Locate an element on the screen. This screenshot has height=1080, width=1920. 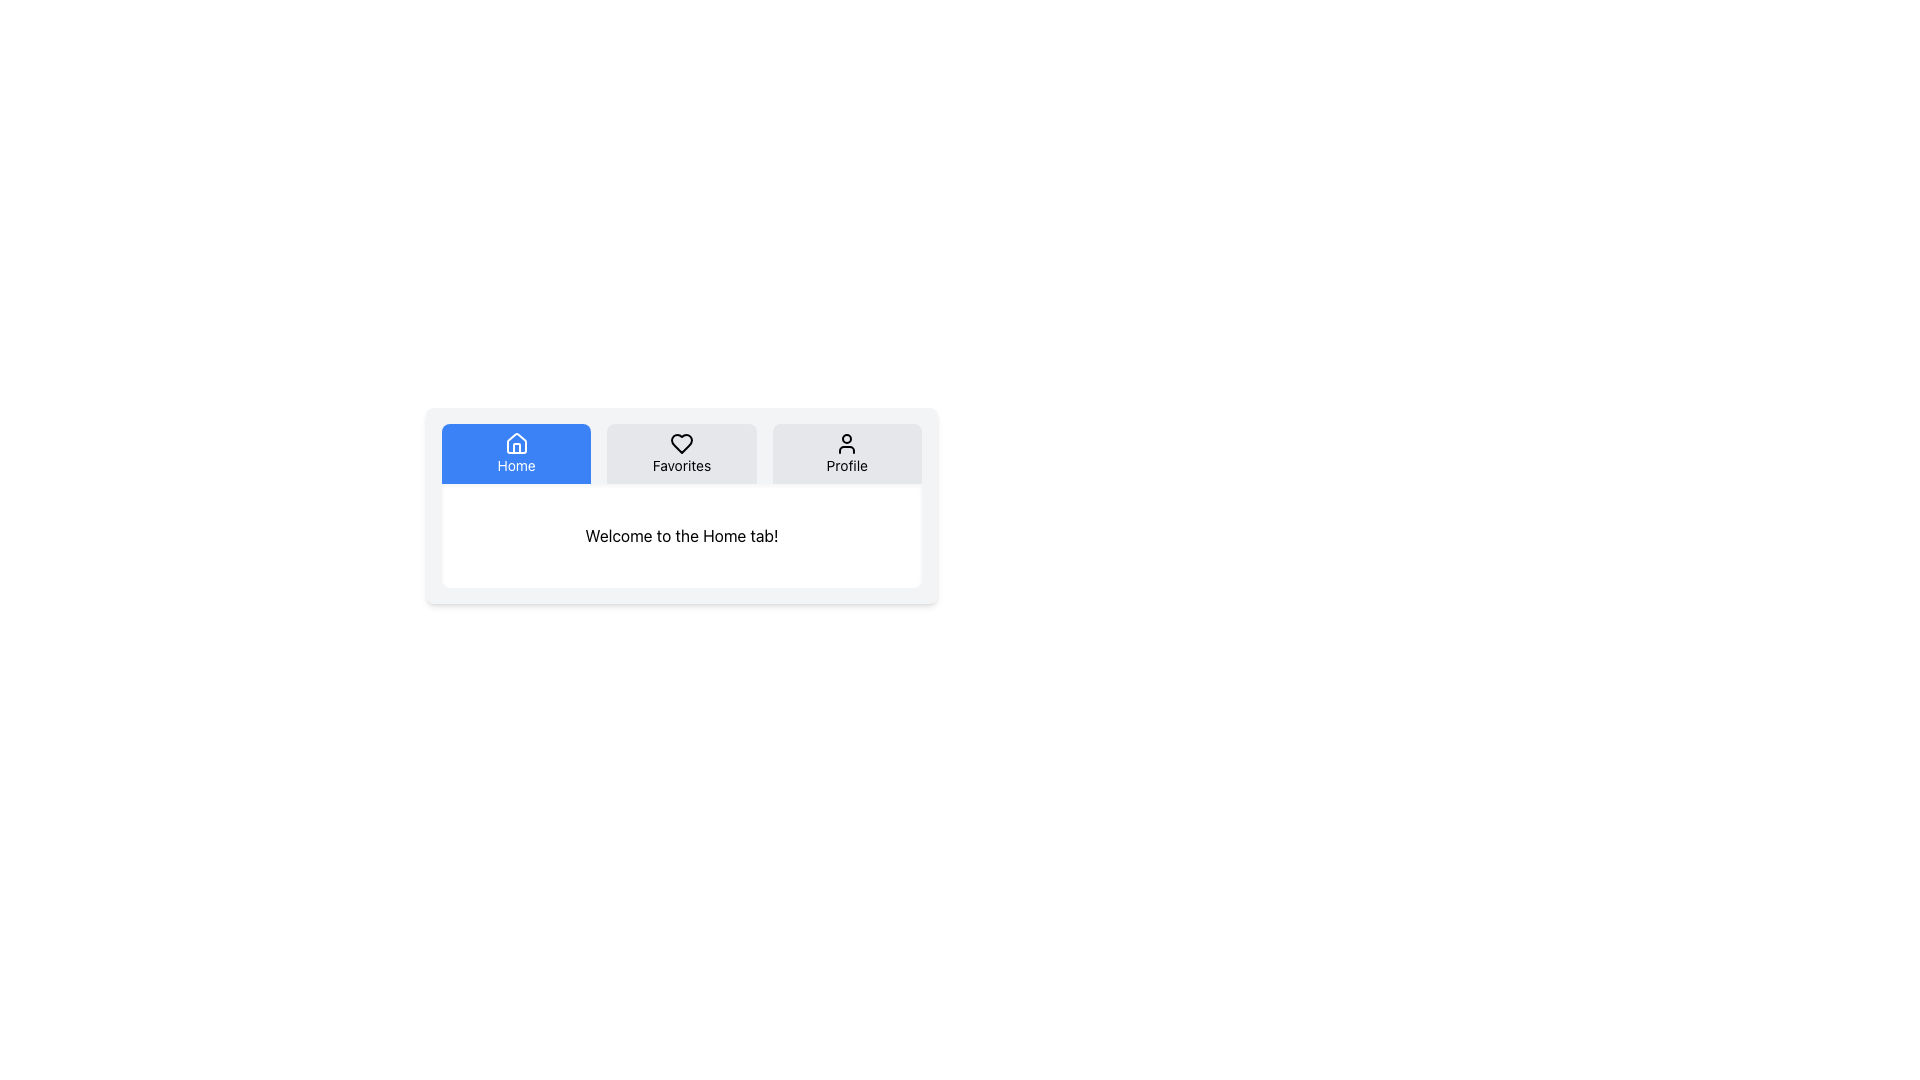
the 'Home' button, which is a rectangular button with rounded corners, blue background, and white text/icon, to trigger associated hover effects is located at coordinates (516, 454).